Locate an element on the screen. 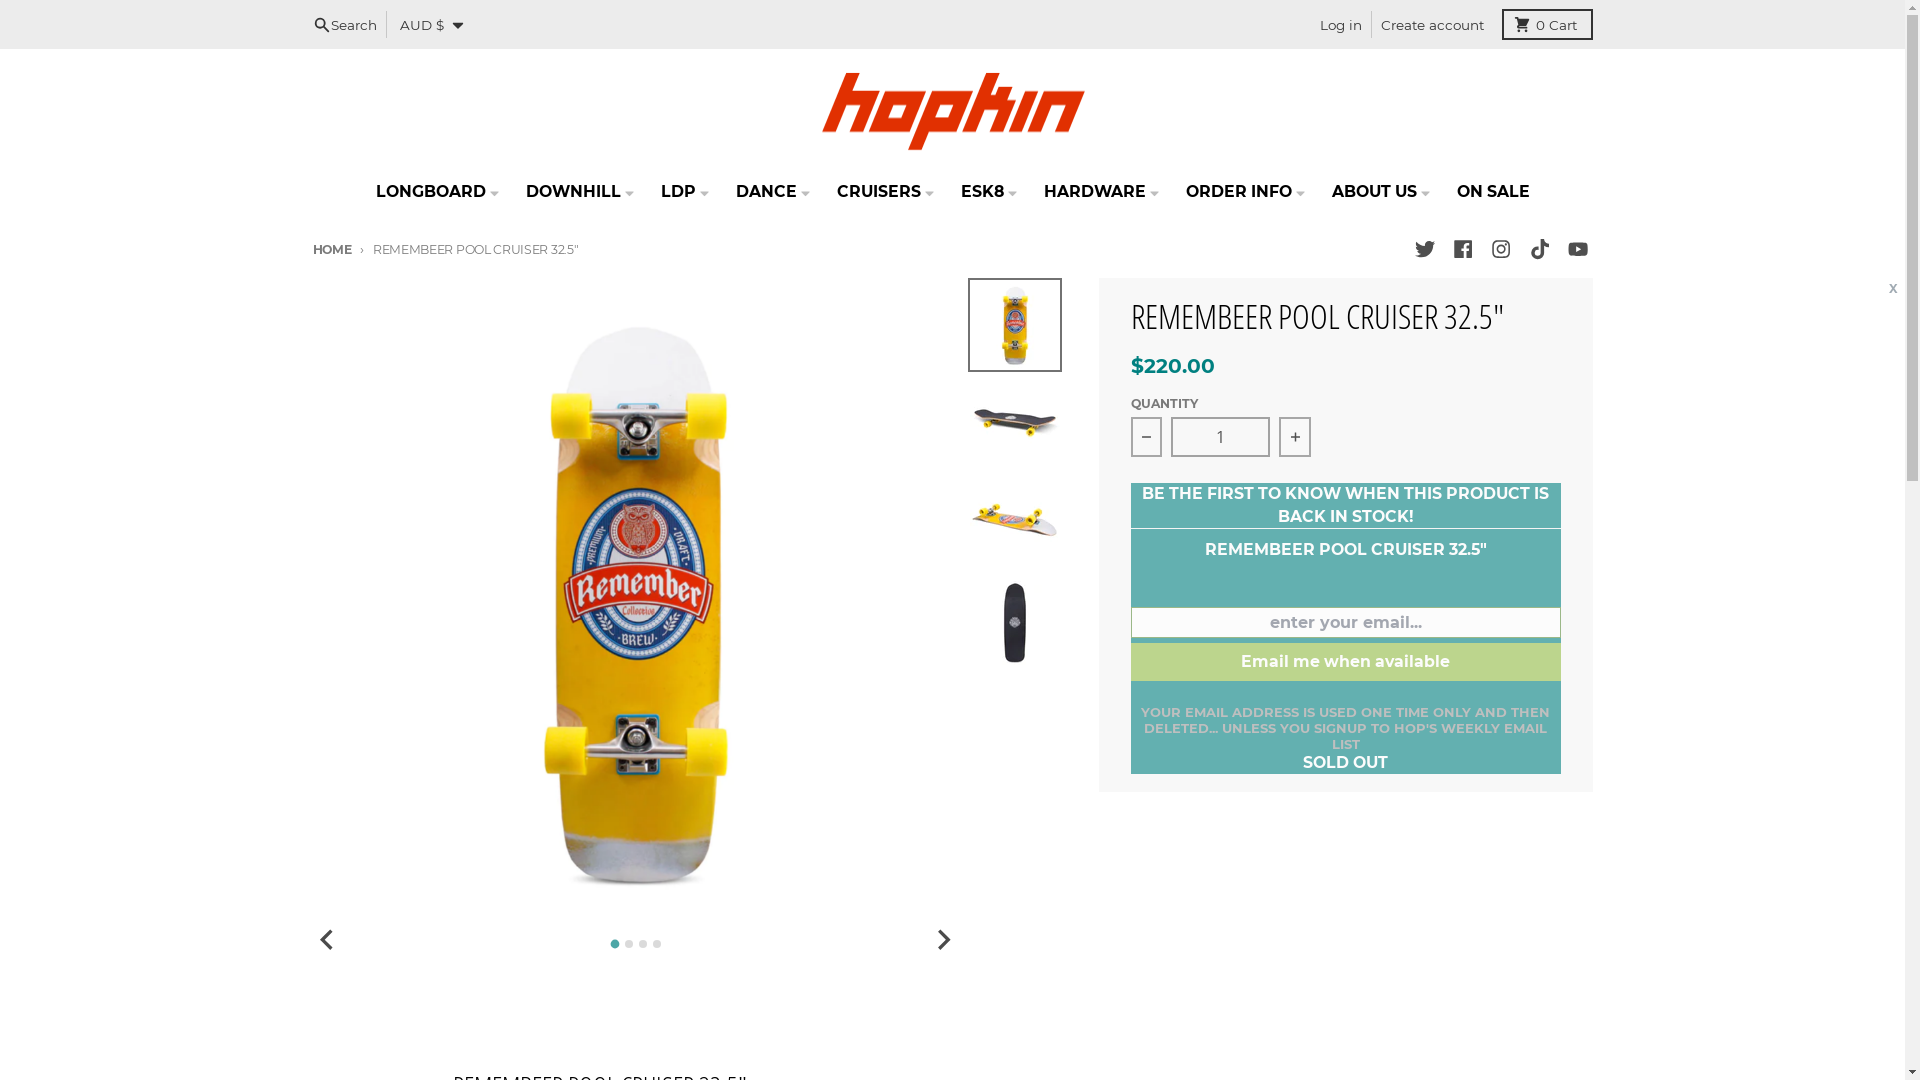  'HOME' is located at coordinates (331, 248).